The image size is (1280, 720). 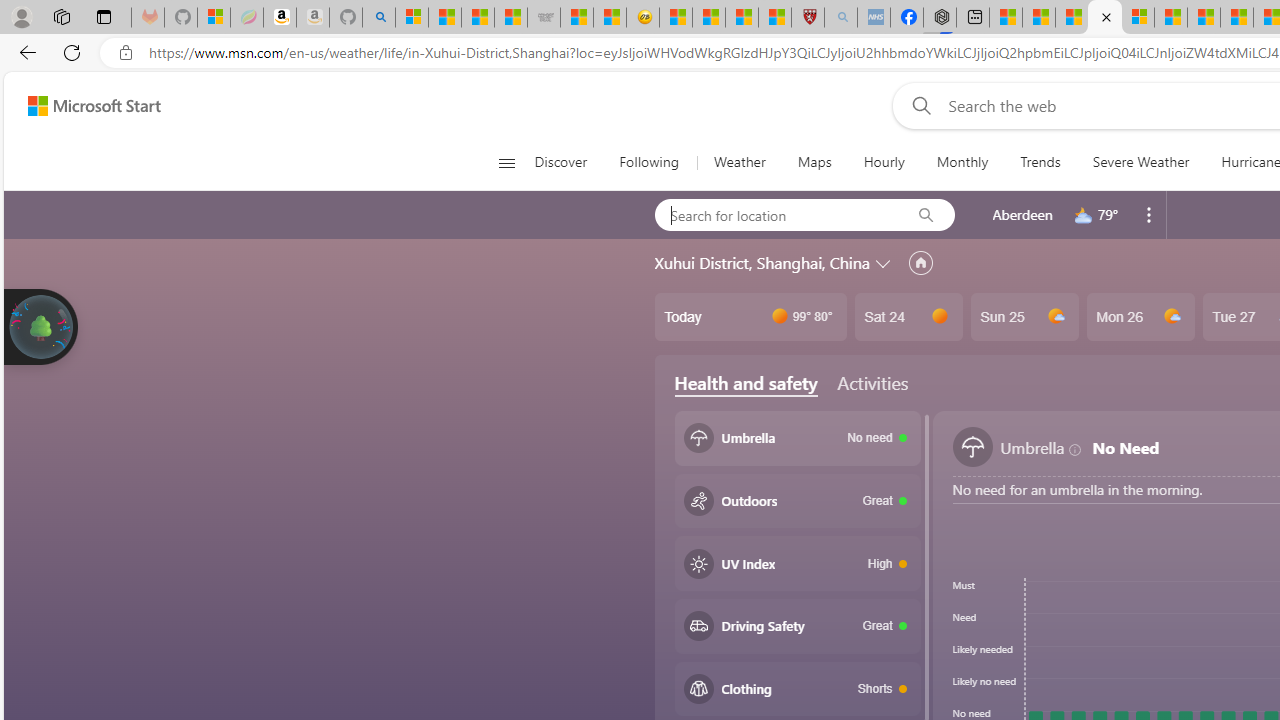 What do you see at coordinates (797, 563) in the screenshot?
I see `'UV index High'` at bounding box center [797, 563].